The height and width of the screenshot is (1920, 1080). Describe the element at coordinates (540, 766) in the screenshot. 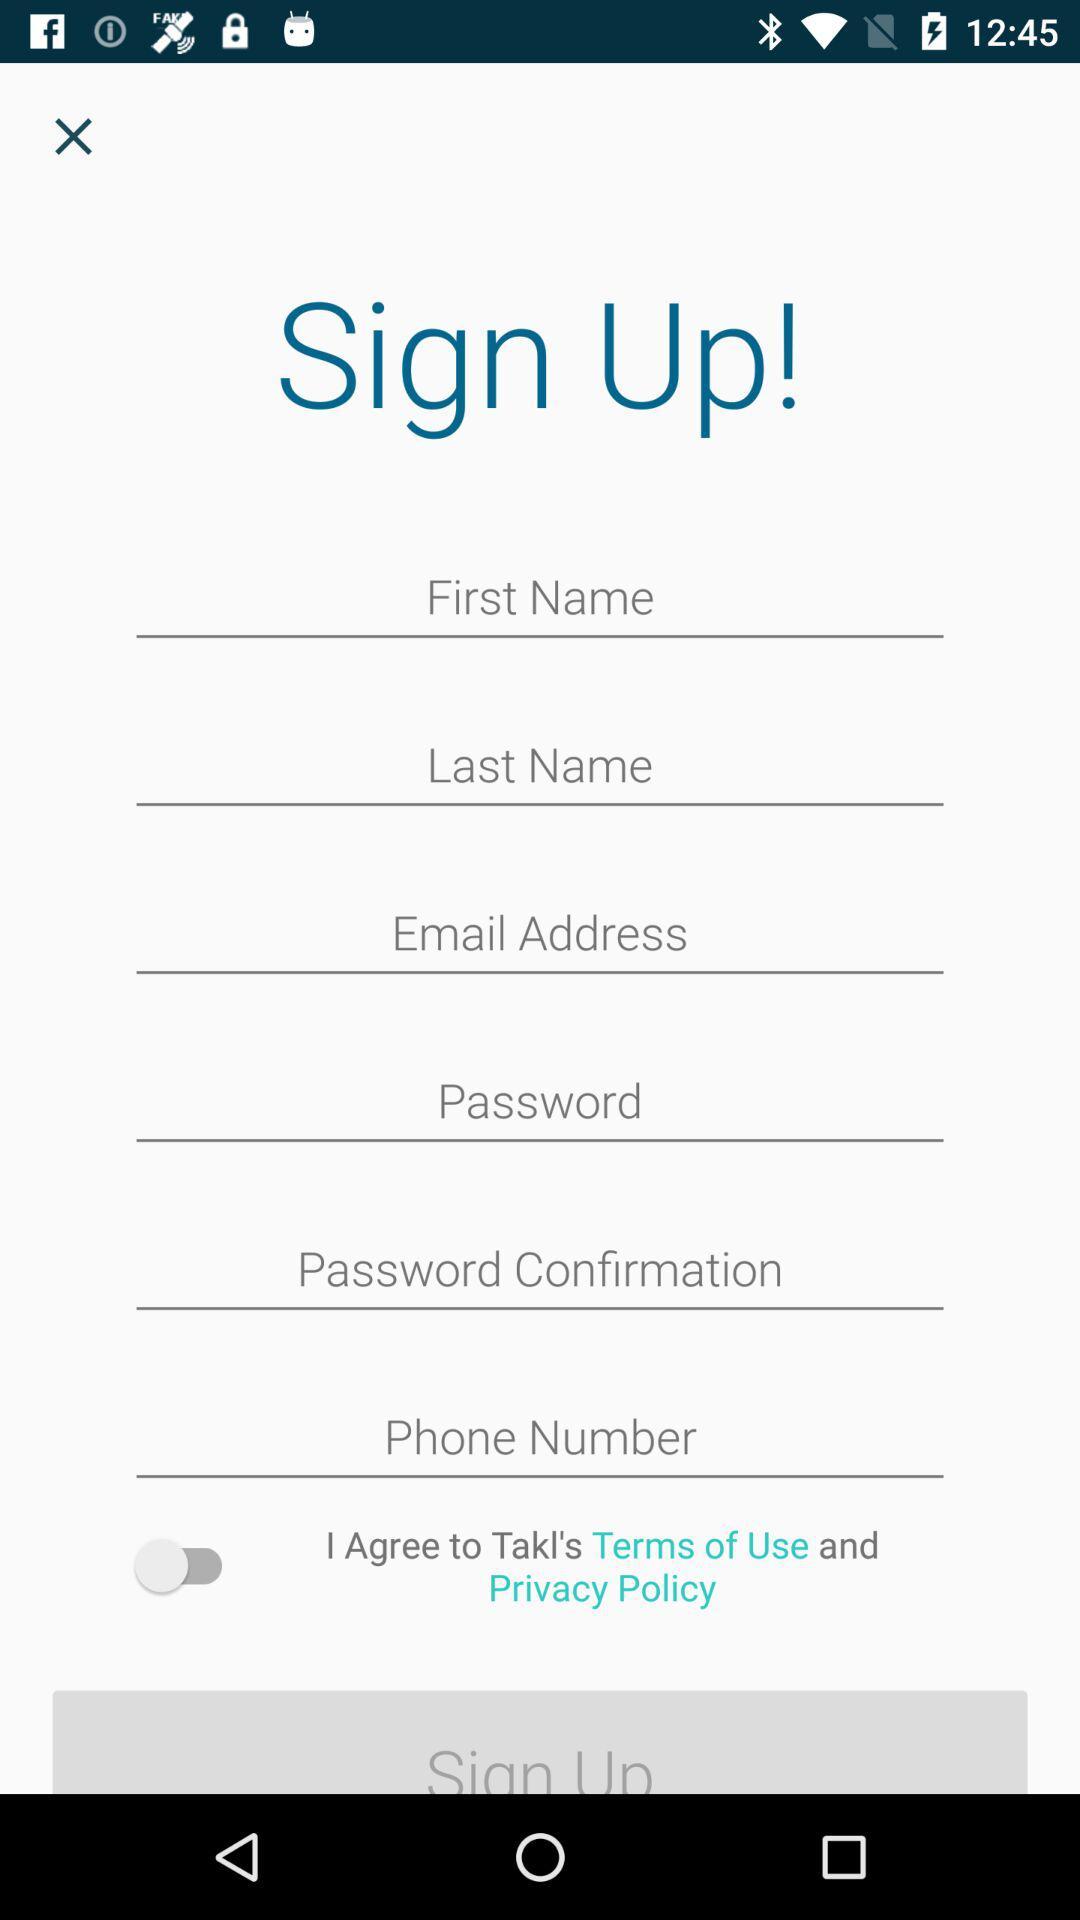

I see `your last name` at that location.